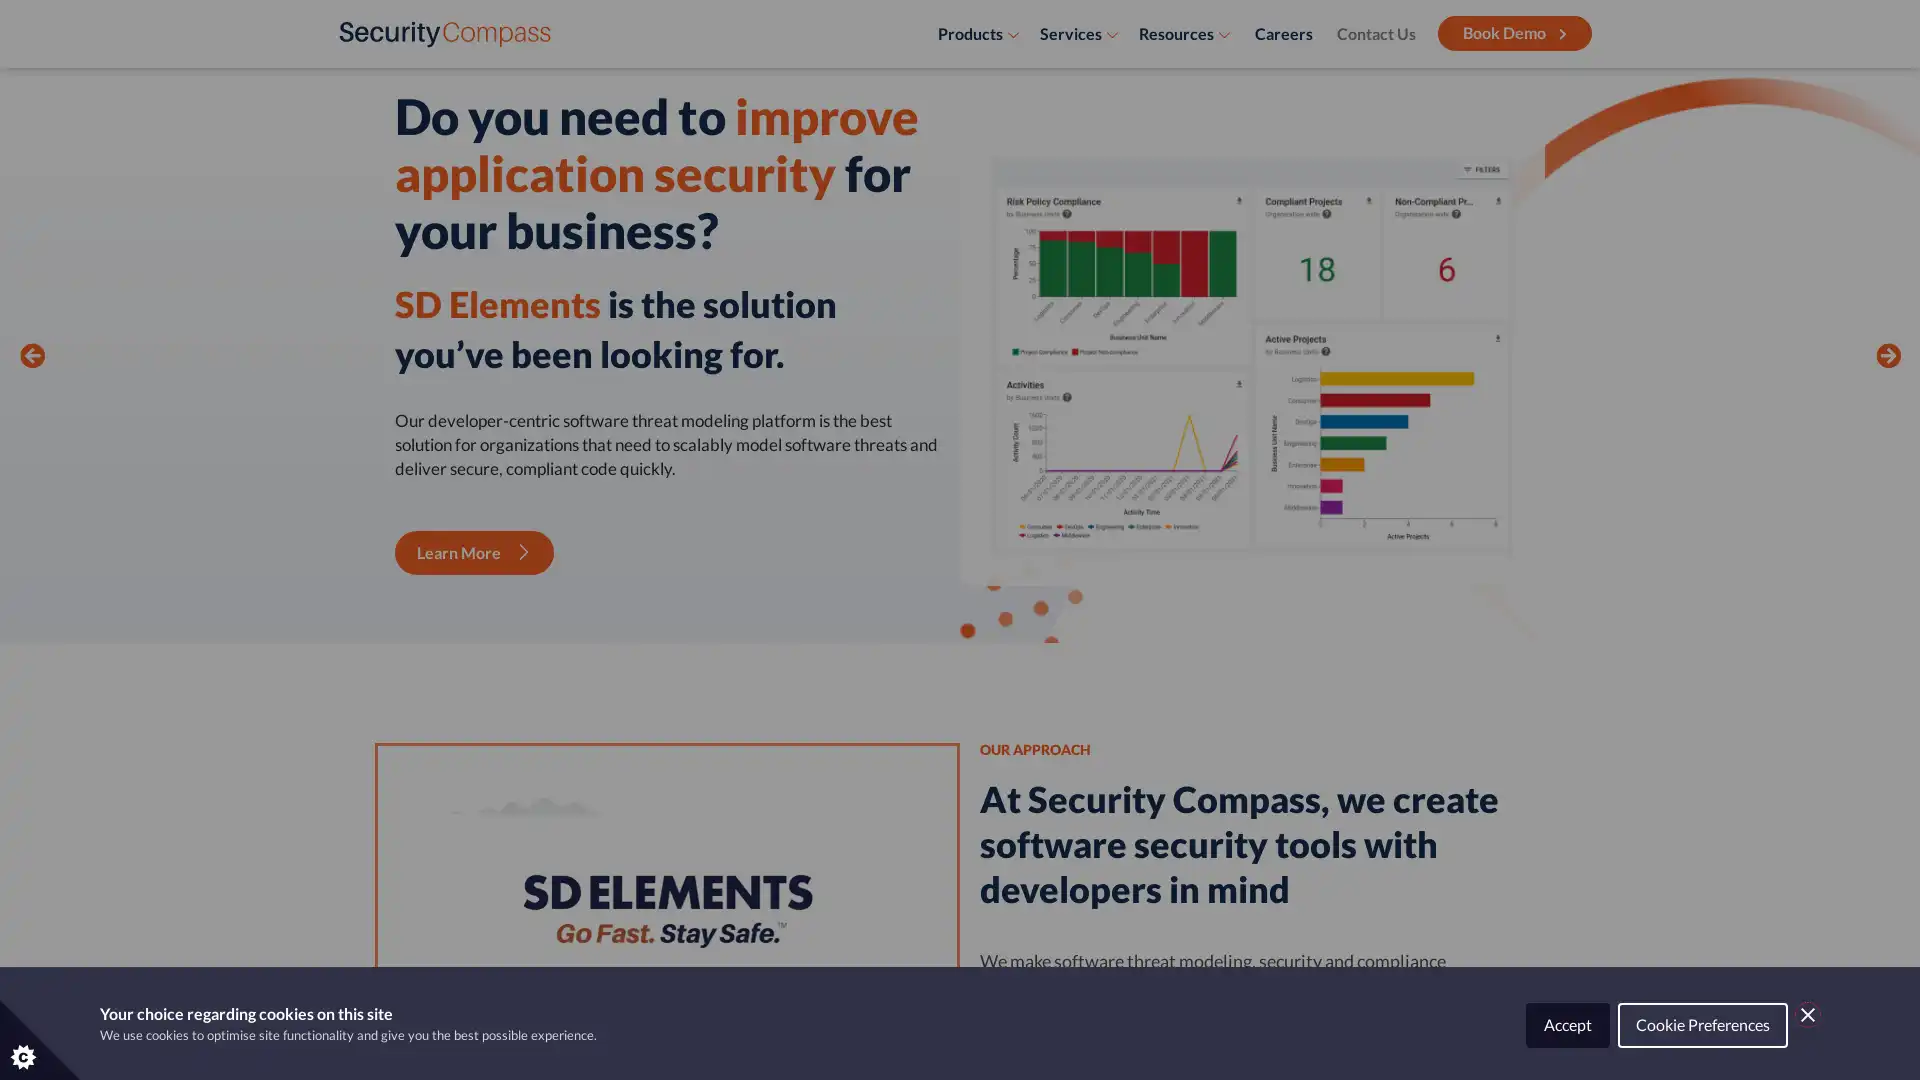  I want to click on Previous, so click(32, 380).